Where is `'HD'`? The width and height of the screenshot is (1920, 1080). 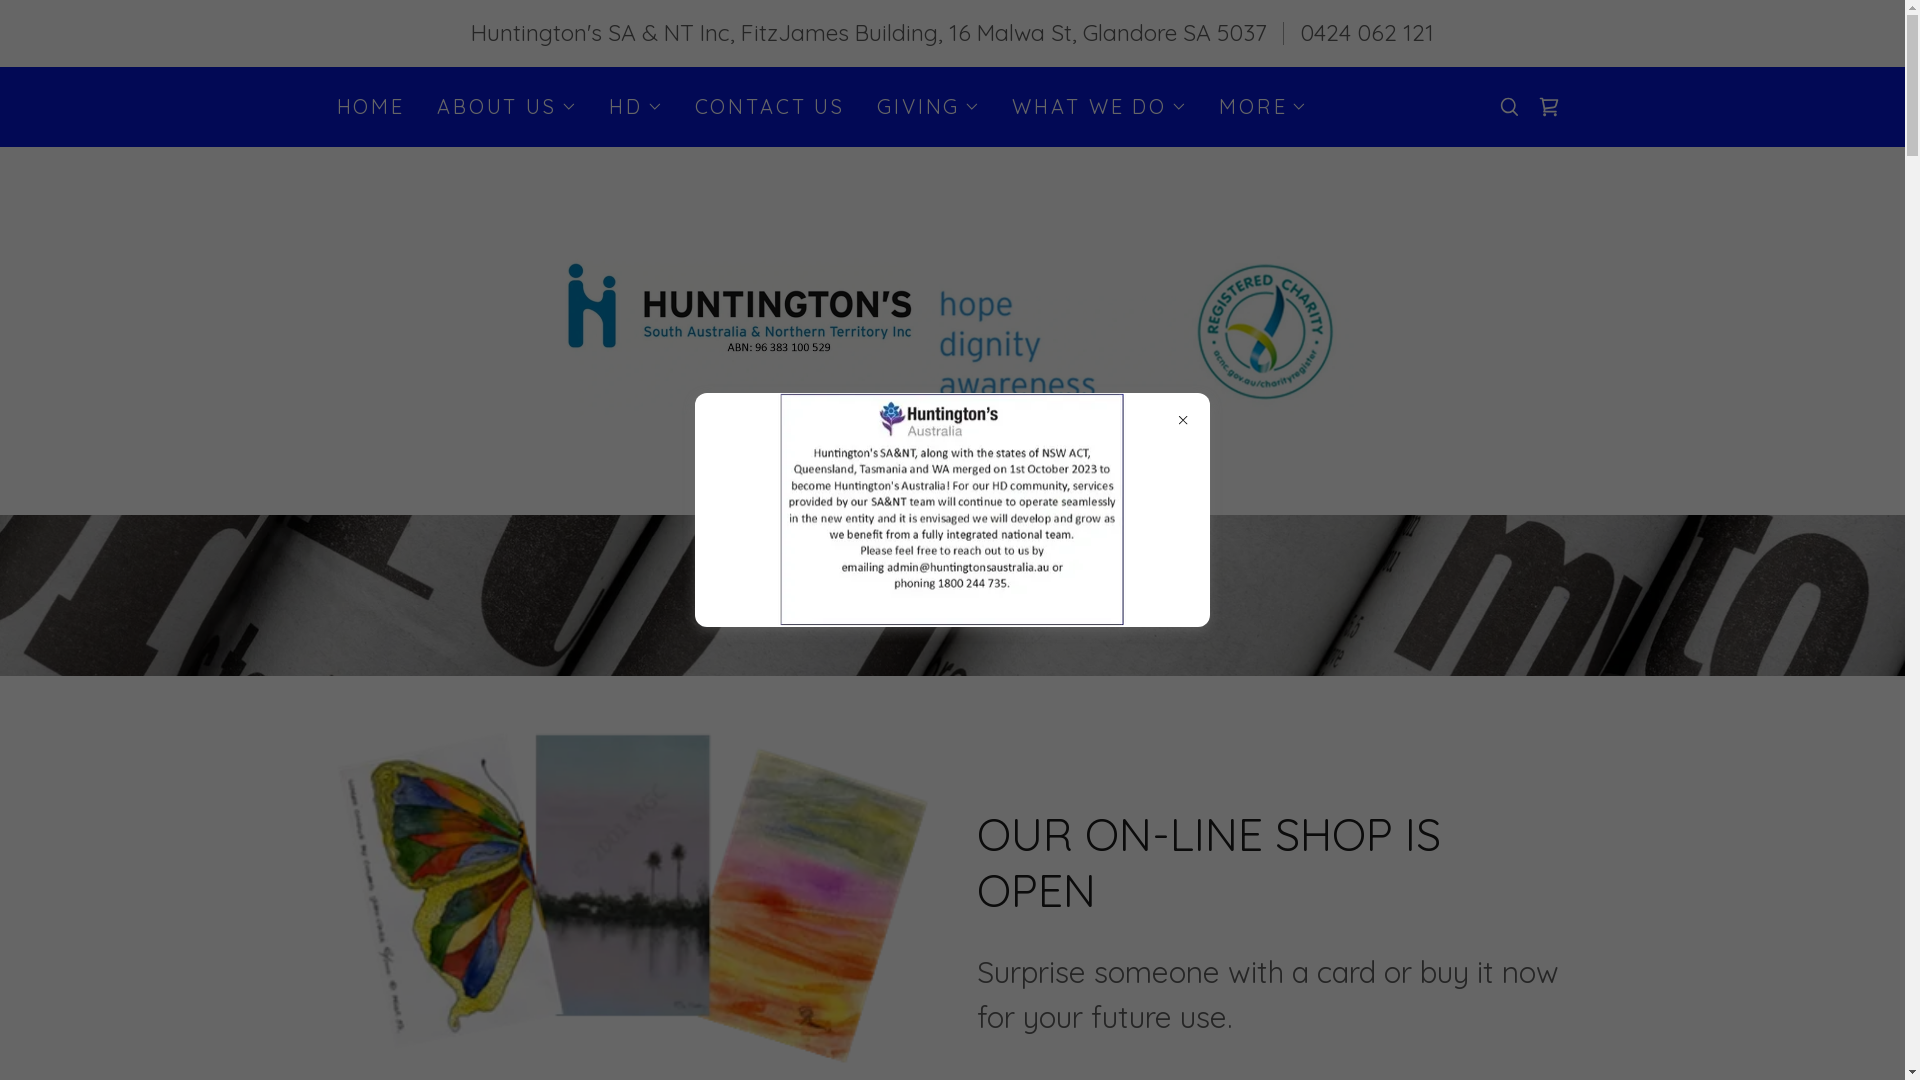
'HD' is located at coordinates (608, 105).